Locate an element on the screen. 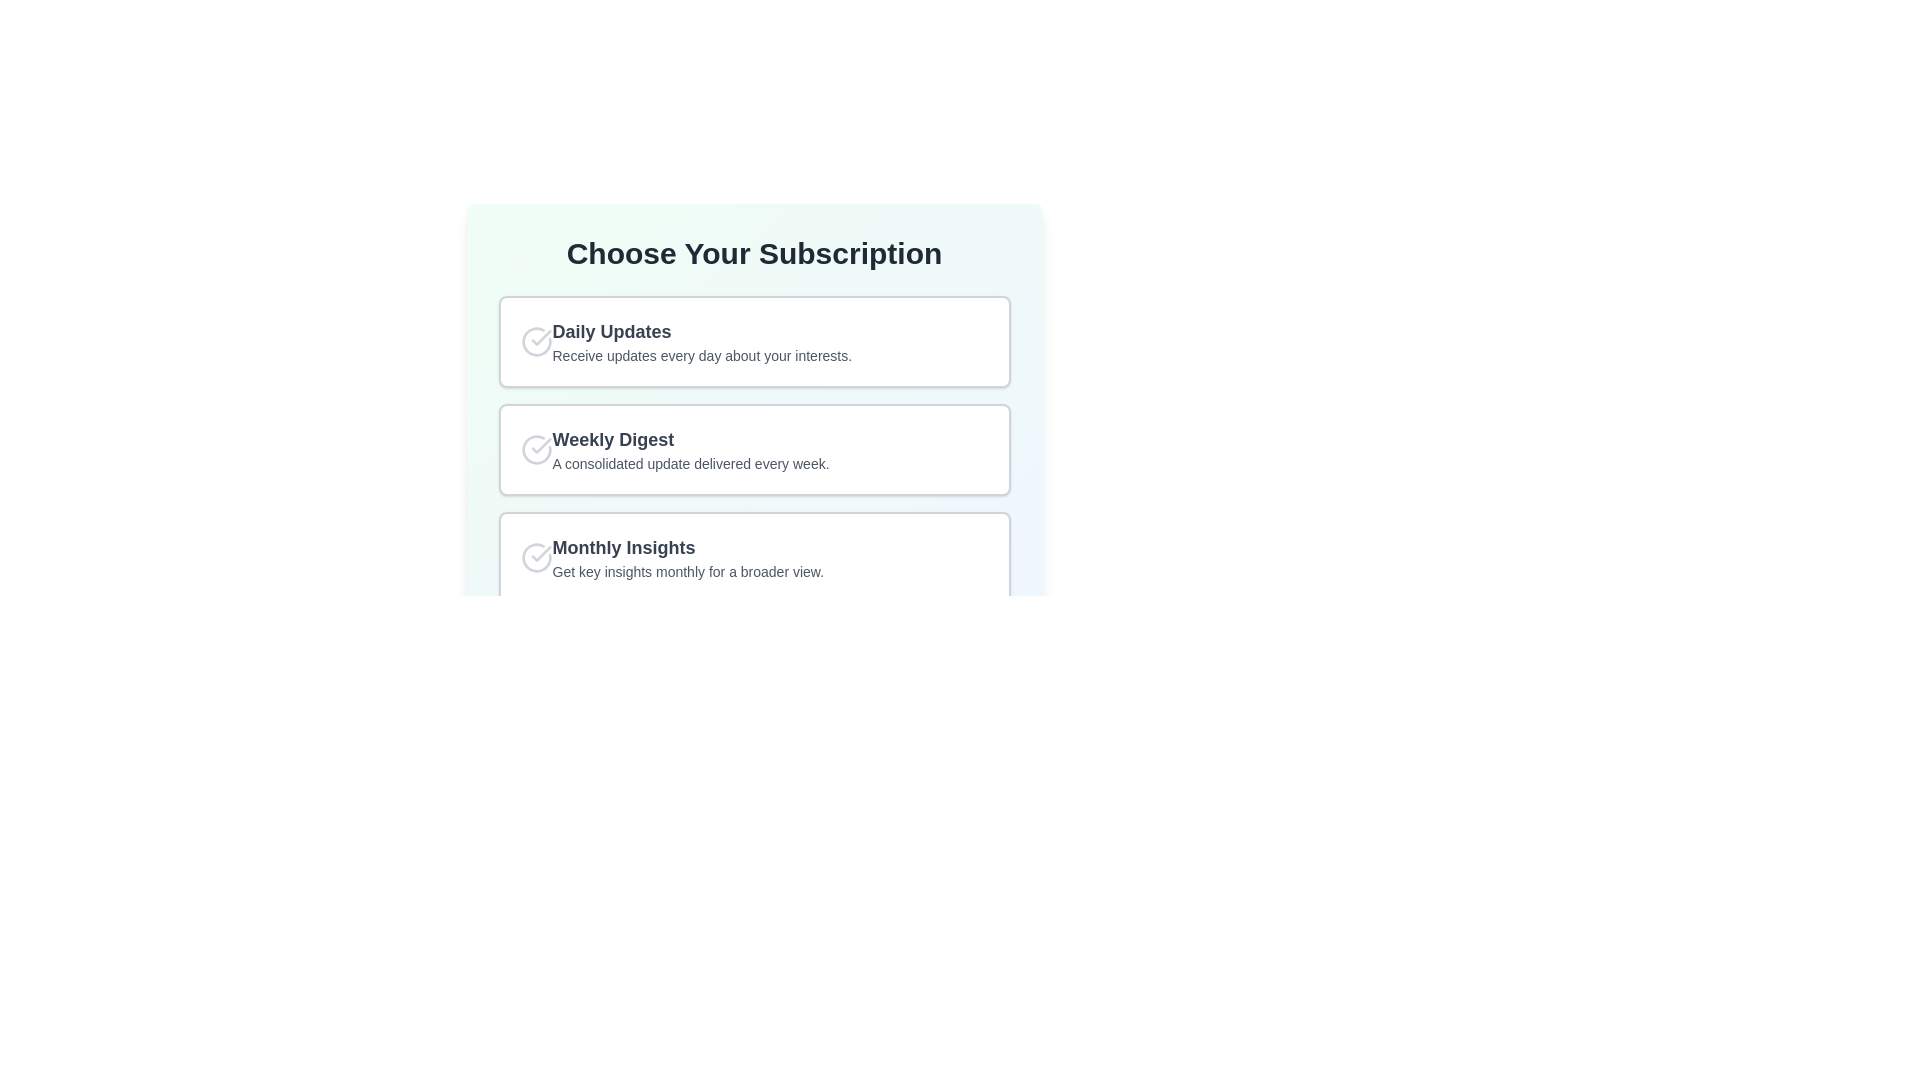 Image resolution: width=1920 pixels, height=1080 pixels. text details of the third selectable option for monthly insights located below the 'Weekly Digest' section is located at coordinates (688, 558).